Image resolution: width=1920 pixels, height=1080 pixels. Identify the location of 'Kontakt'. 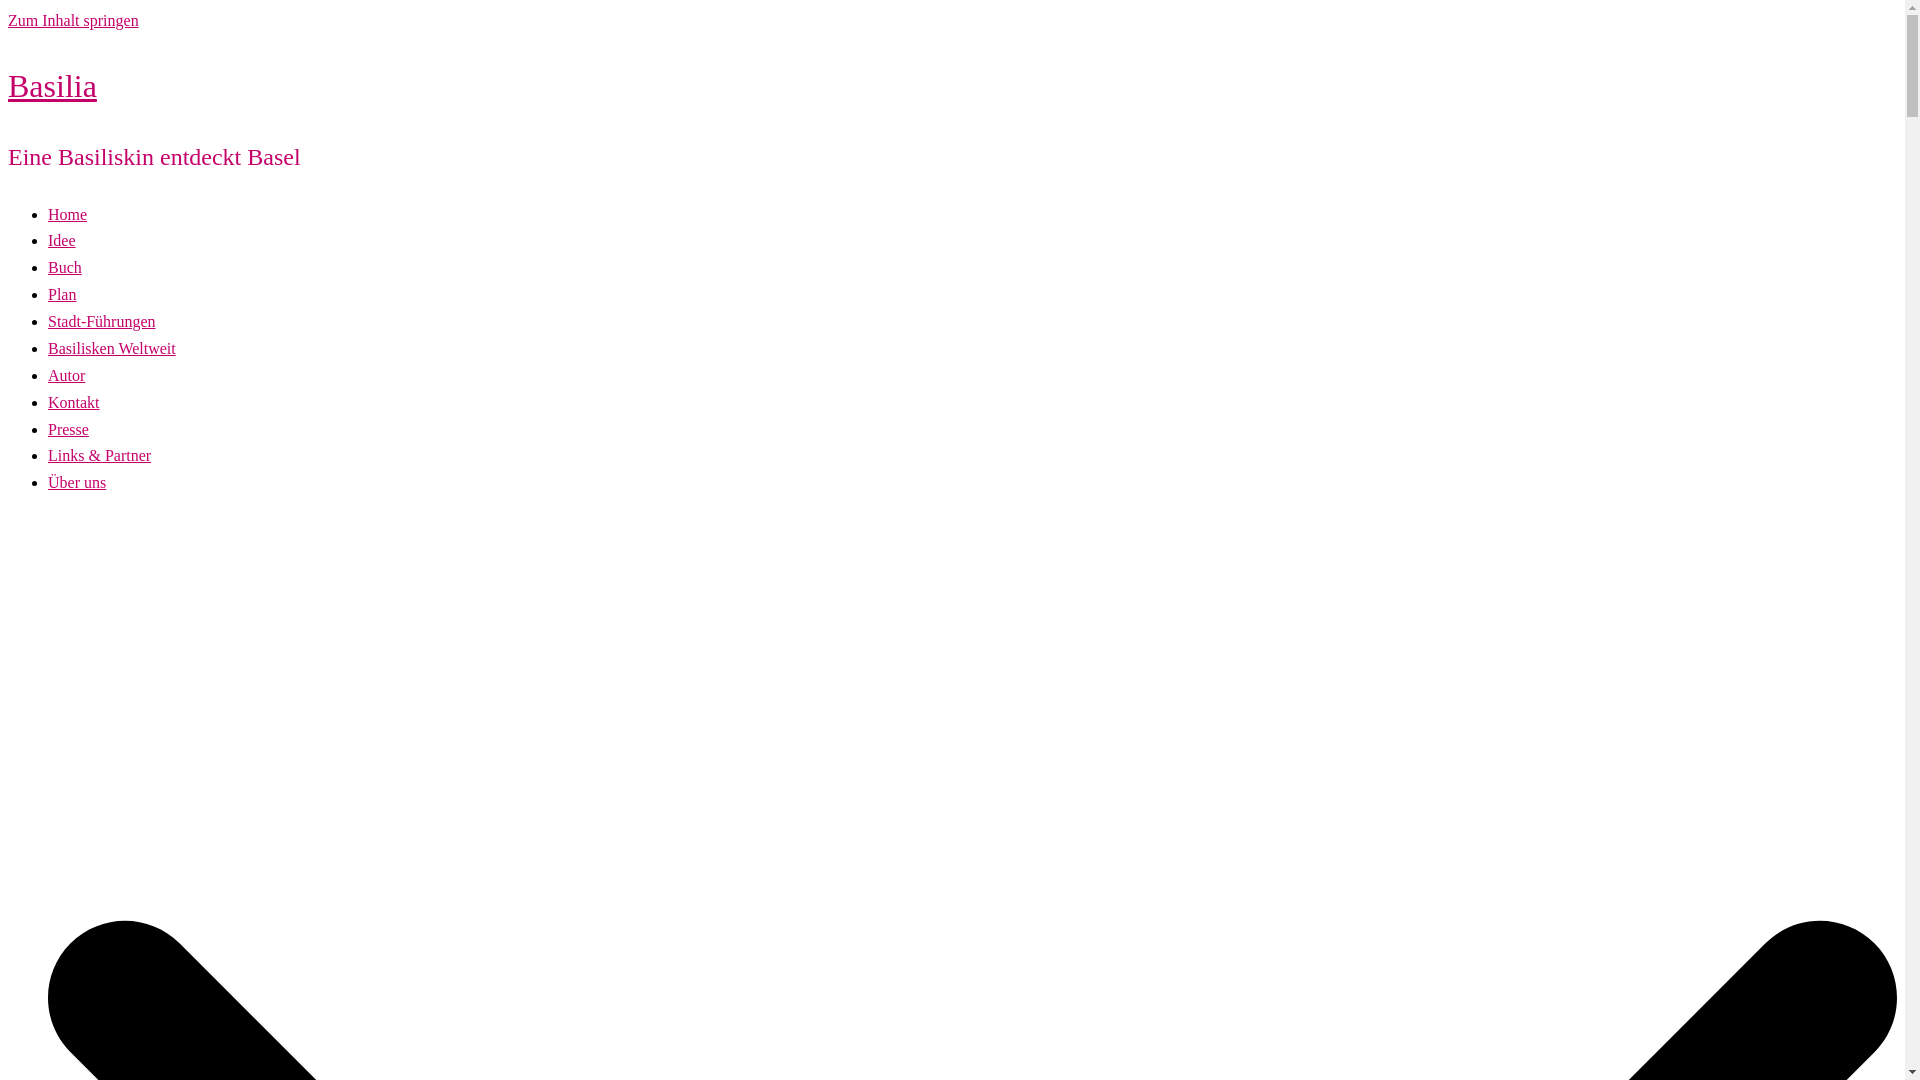
(48, 402).